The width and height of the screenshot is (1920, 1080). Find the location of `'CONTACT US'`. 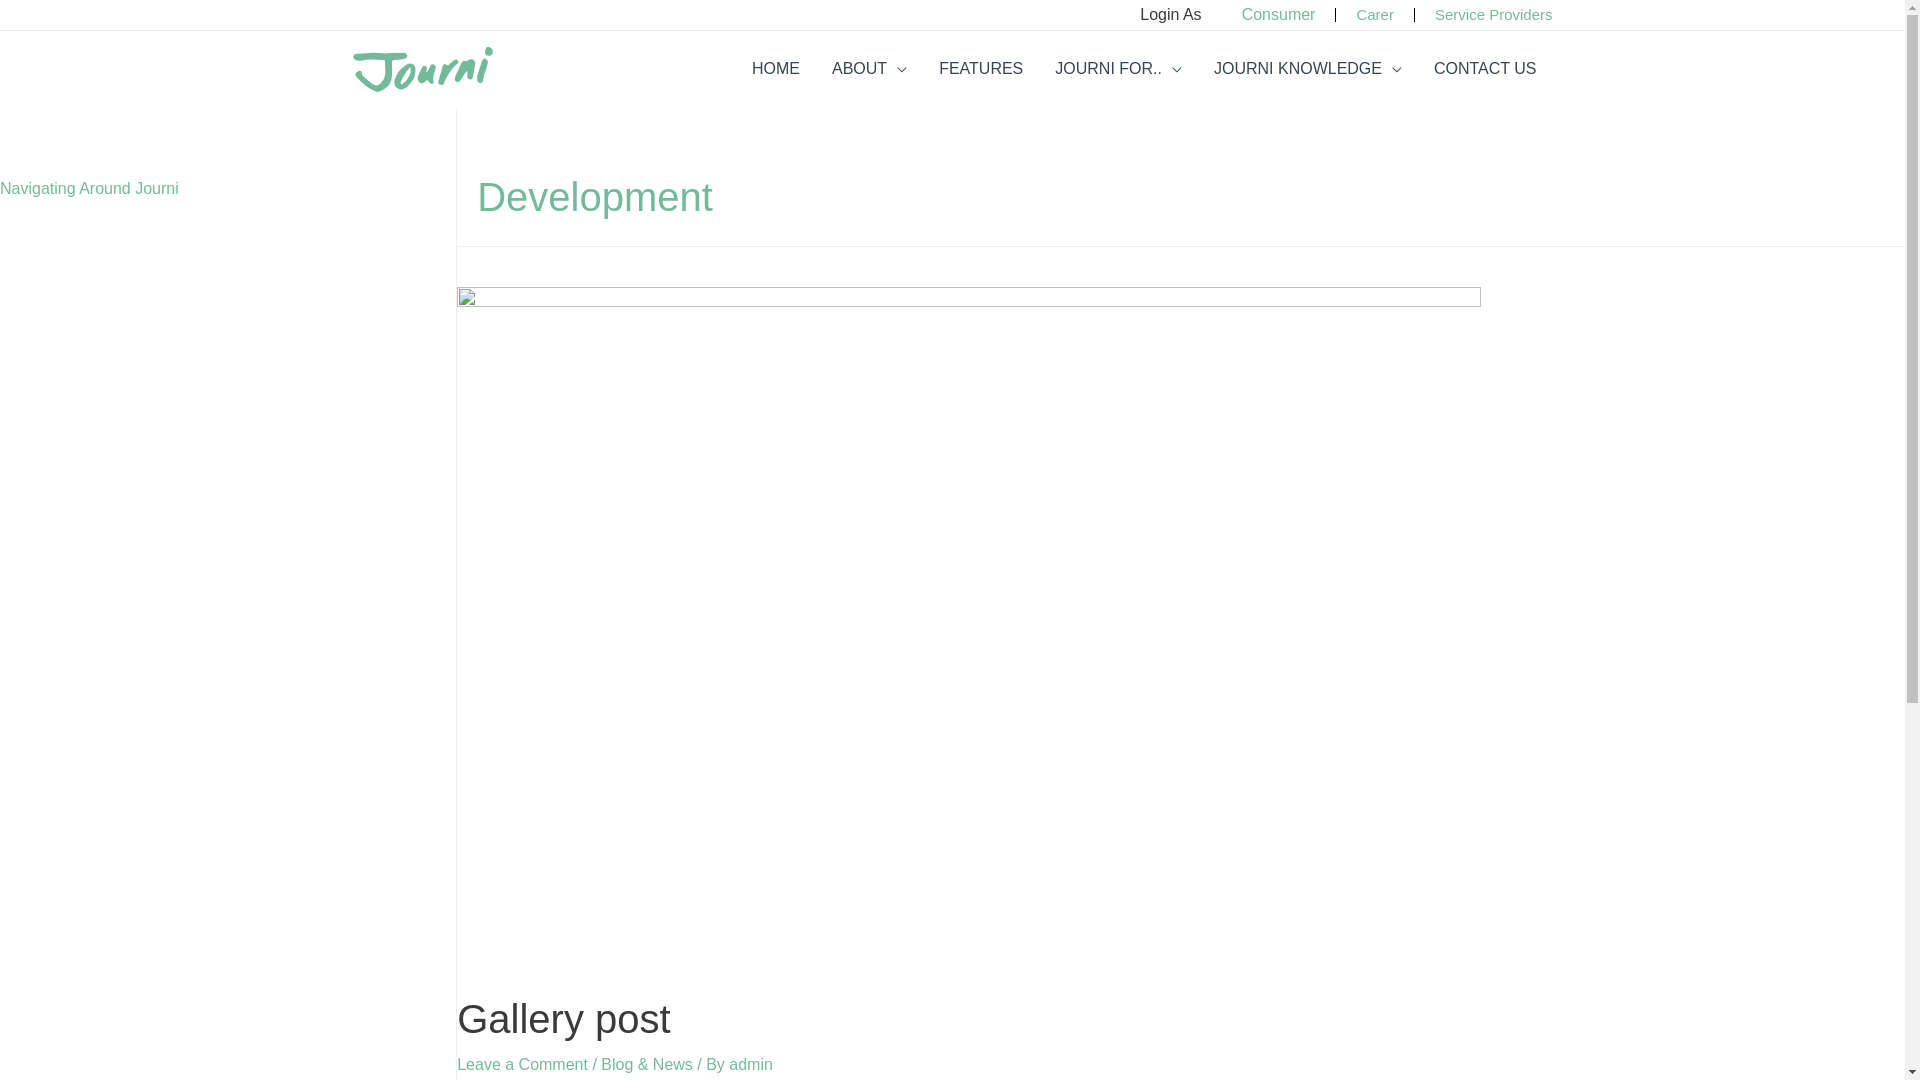

'CONTACT US' is located at coordinates (1485, 68).